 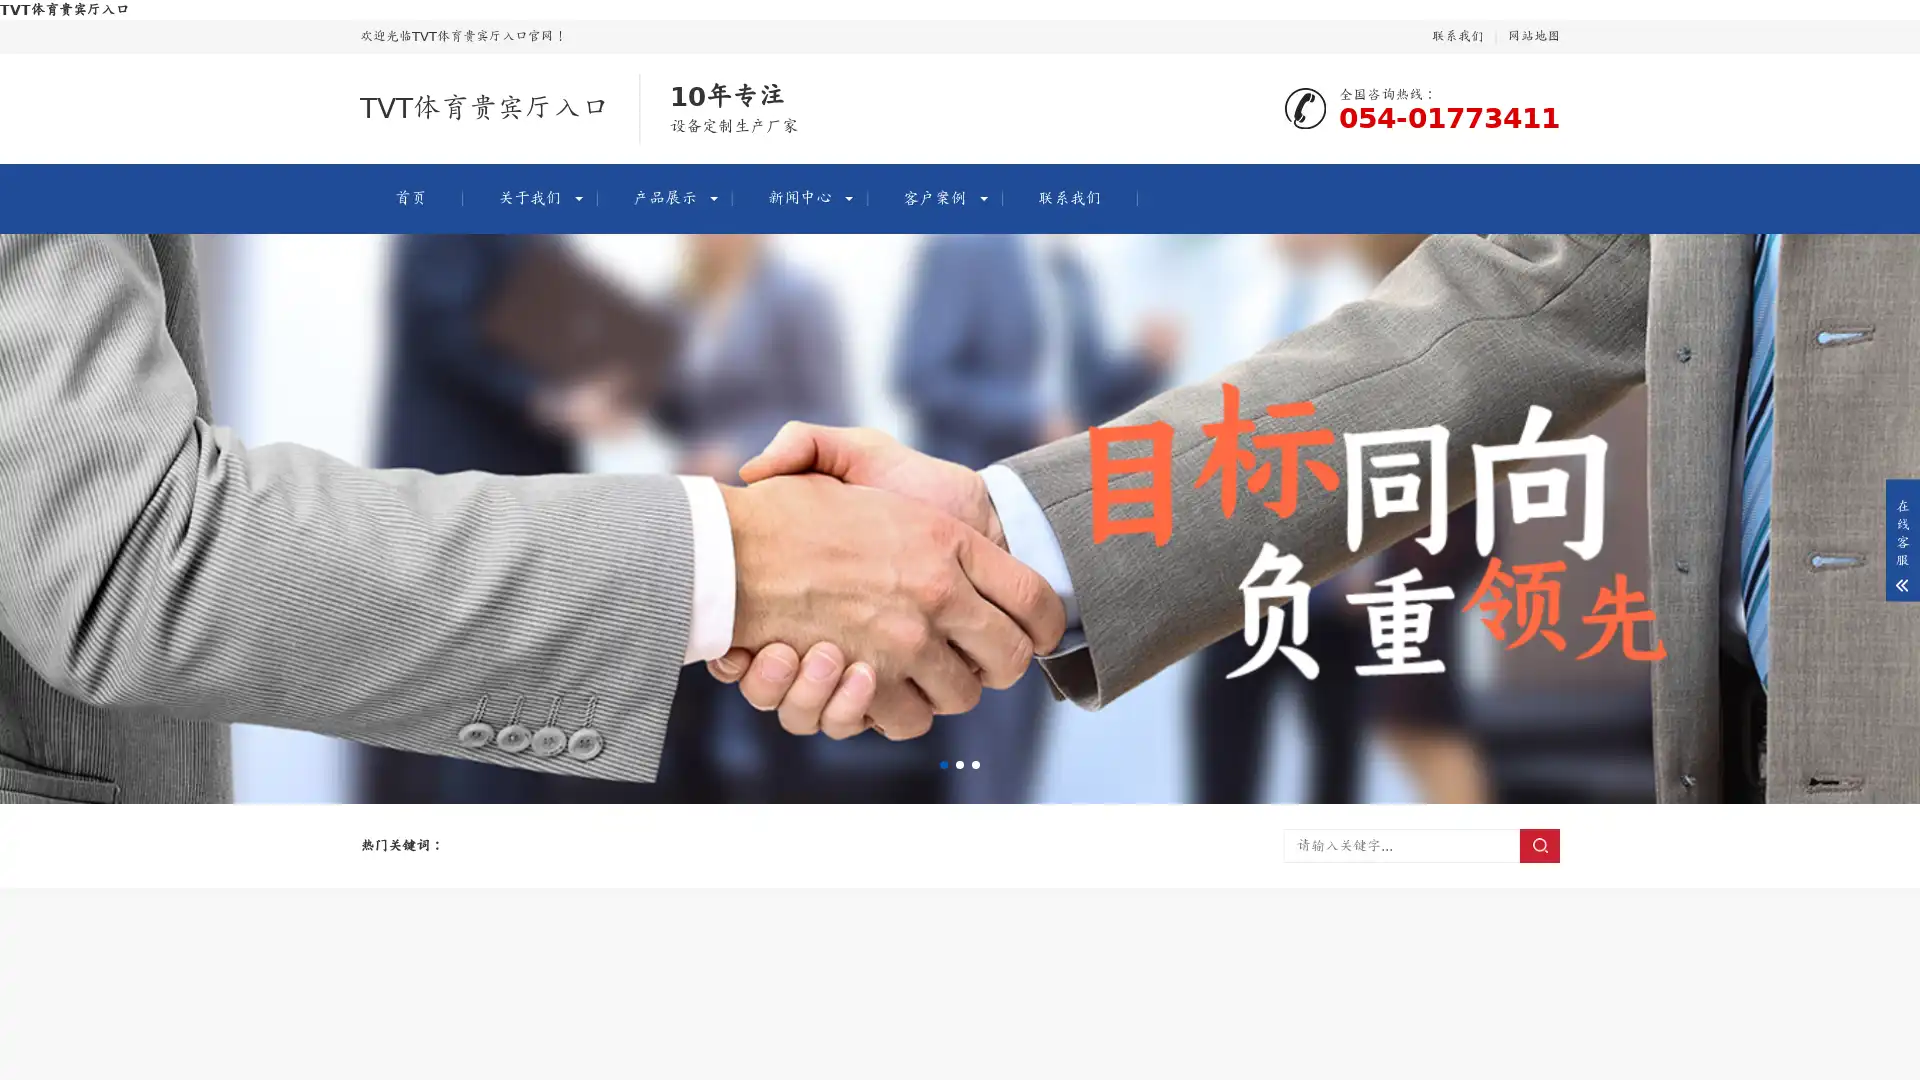 What do you see at coordinates (943, 764) in the screenshot?
I see `Go to slide 1` at bounding box center [943, 764].